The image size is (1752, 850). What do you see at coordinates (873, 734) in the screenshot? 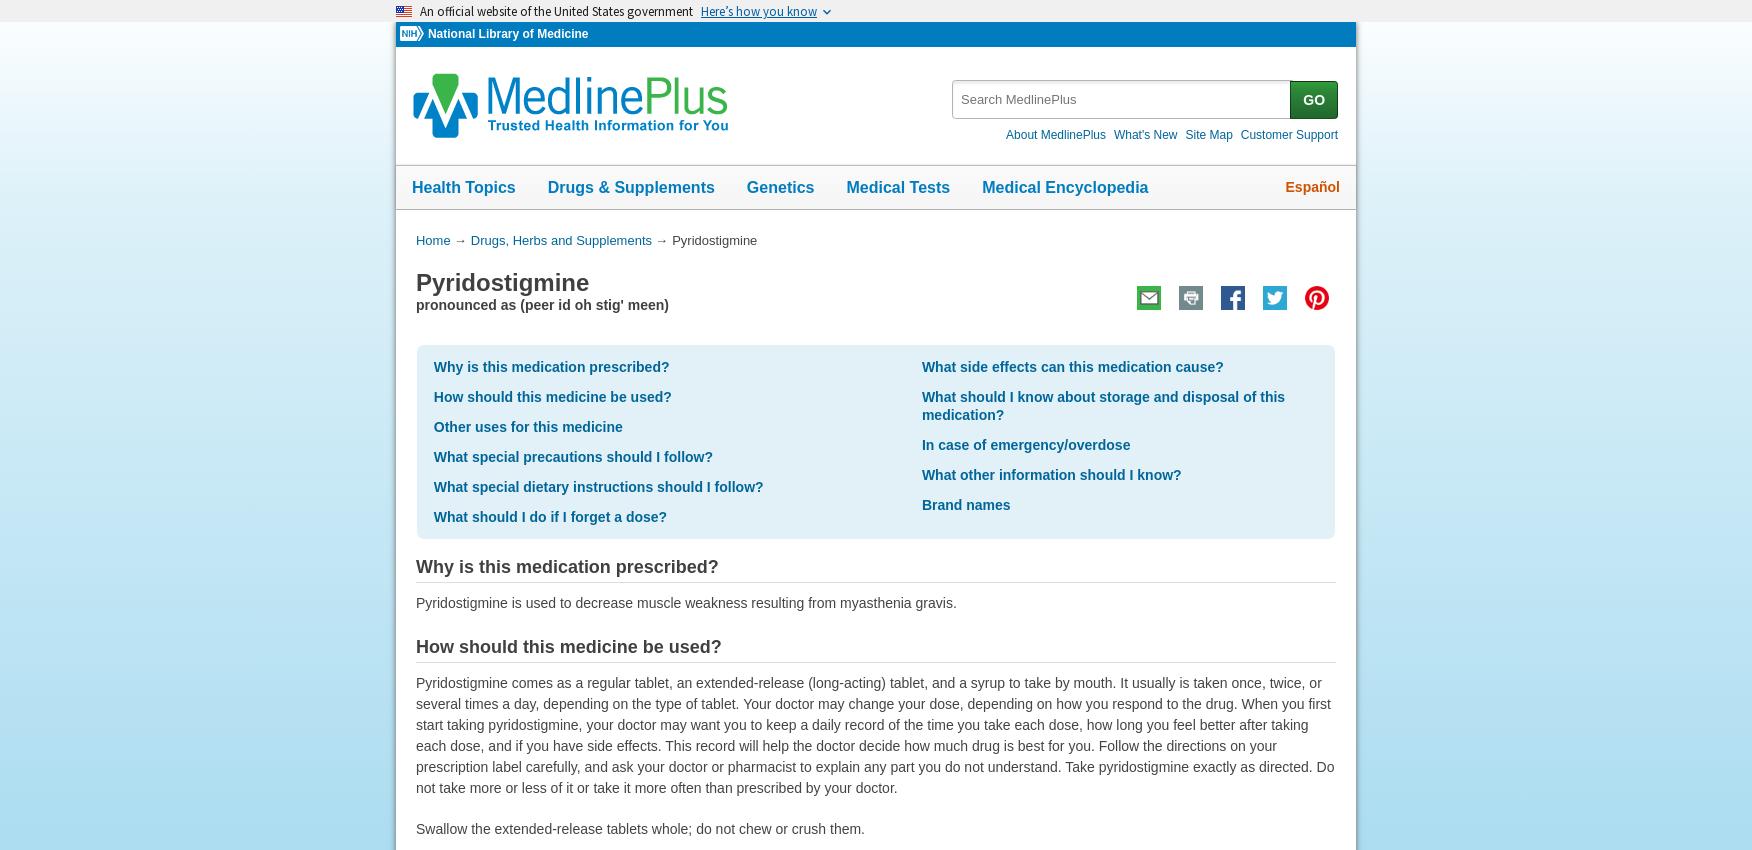
I see `'Pyridostigmine comes as a regular tablet, an extended-release (long-acting) tablet, and a syrup to take by mouth. It usually is taken once, twice, or several times a day, depending on the type of tablet. Your doctor may change your dose, depending on how you respond to the drug. When you first start taking pyridostigmine, your doctor may want you to keep a daily record of the time you take each dose, how long you feel better after taking each dose, and if you have side effects. This record will help the doctor decide how much drug is best for you. Follow the directions on your prescription label carefully, and ask your doctor or pharmacist to explain any part you do not understand. Take pyridostigmine exactly as directed. Do not take more or less of it or take it more often than prescribed by your doctor.'` at bounding box center [873, 734].